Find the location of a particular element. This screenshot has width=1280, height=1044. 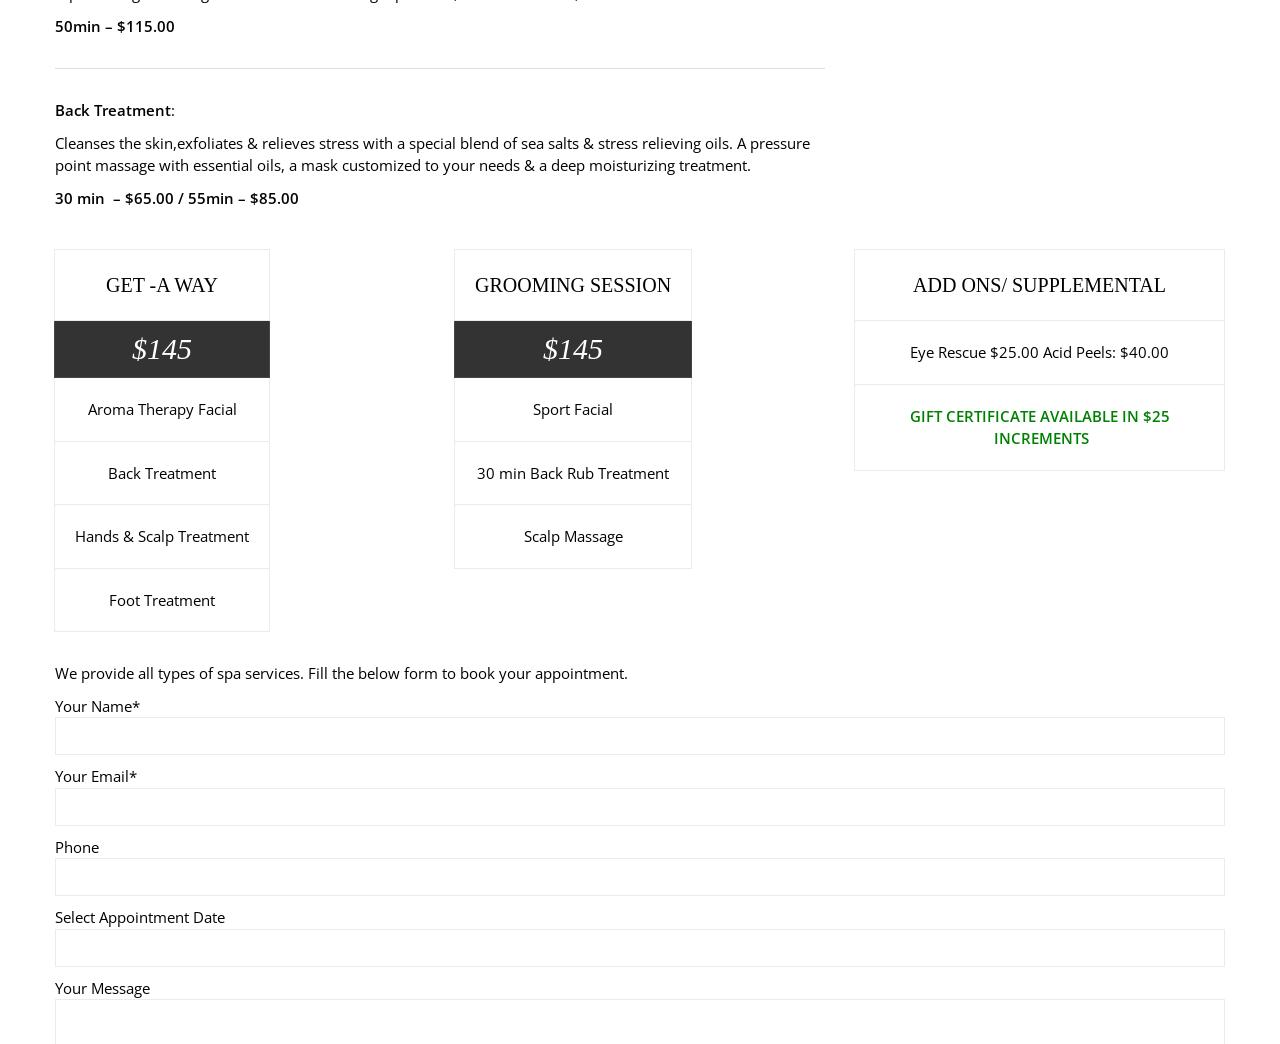

'Select Appointment Date' is located at coordinates (139, 916).